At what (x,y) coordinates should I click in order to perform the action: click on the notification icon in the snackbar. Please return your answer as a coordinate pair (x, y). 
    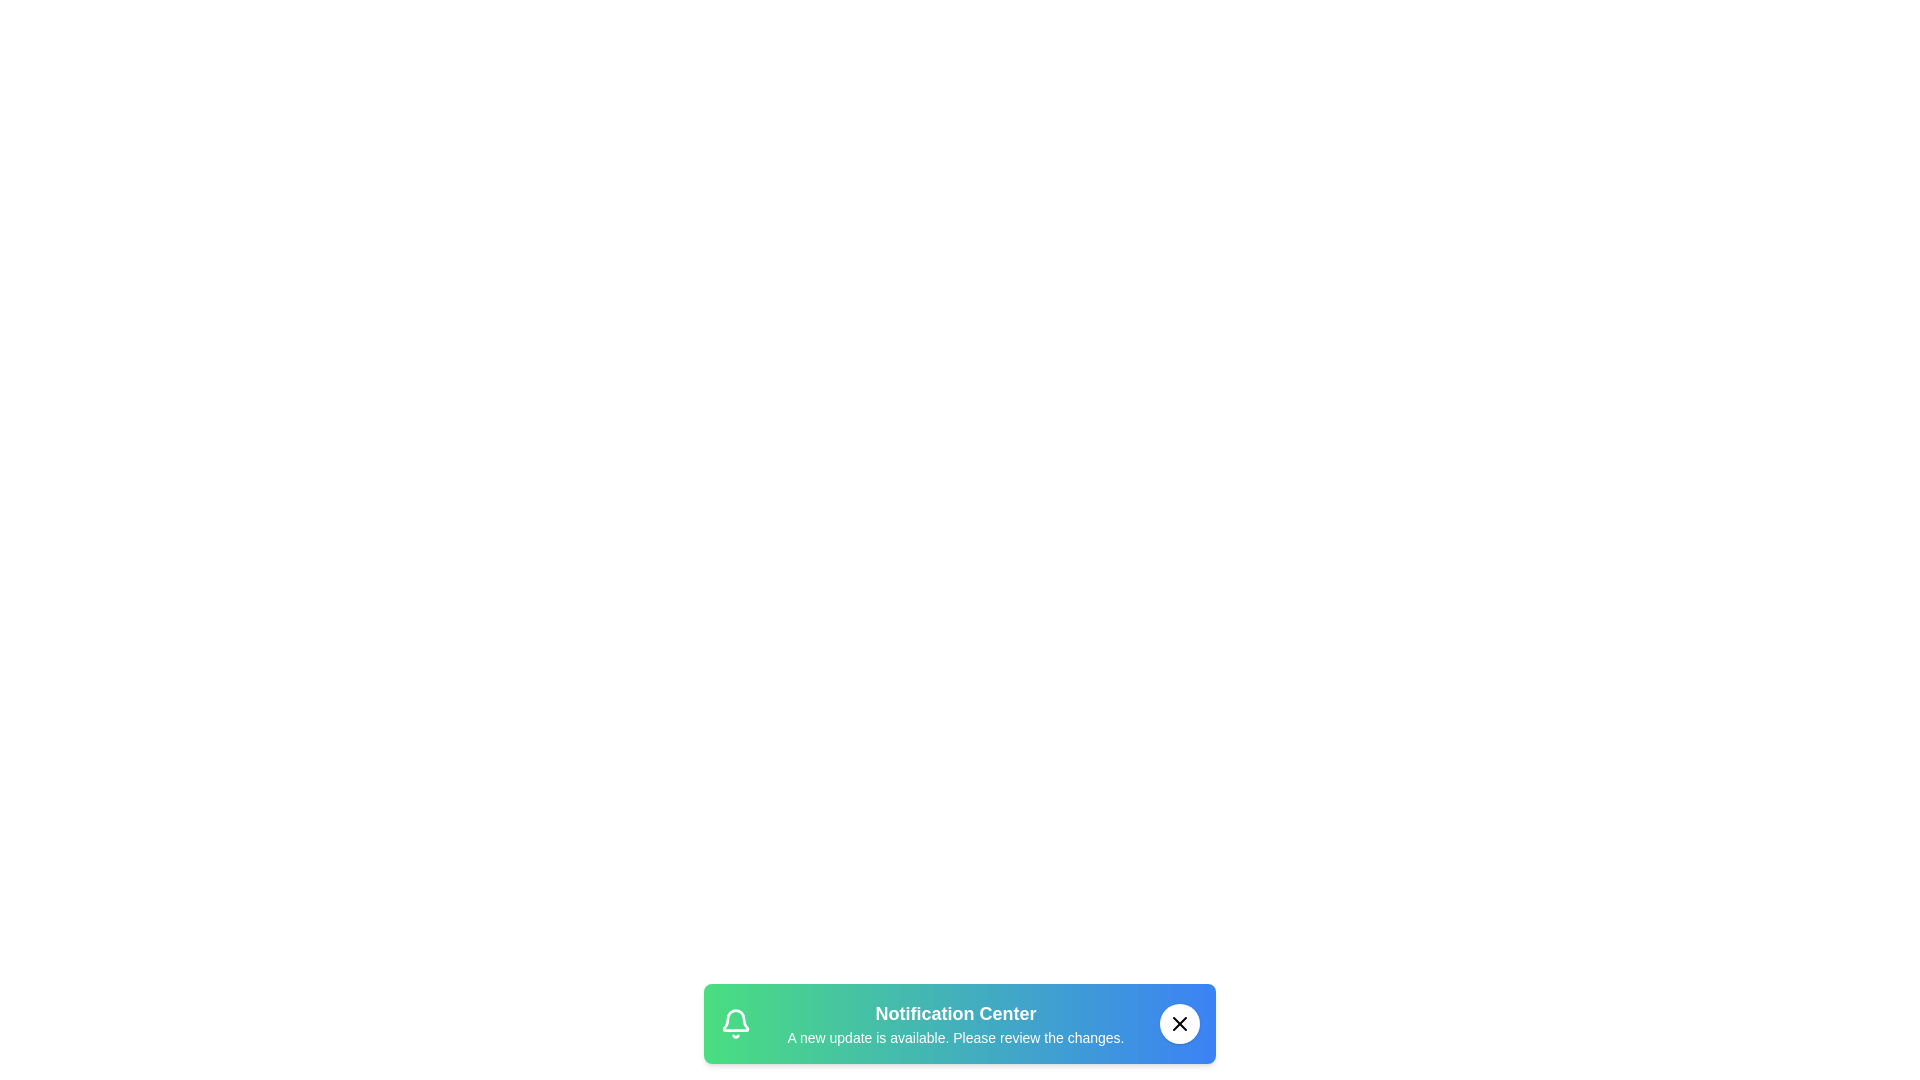
    Looking at the image, I should click on (734, 1023).